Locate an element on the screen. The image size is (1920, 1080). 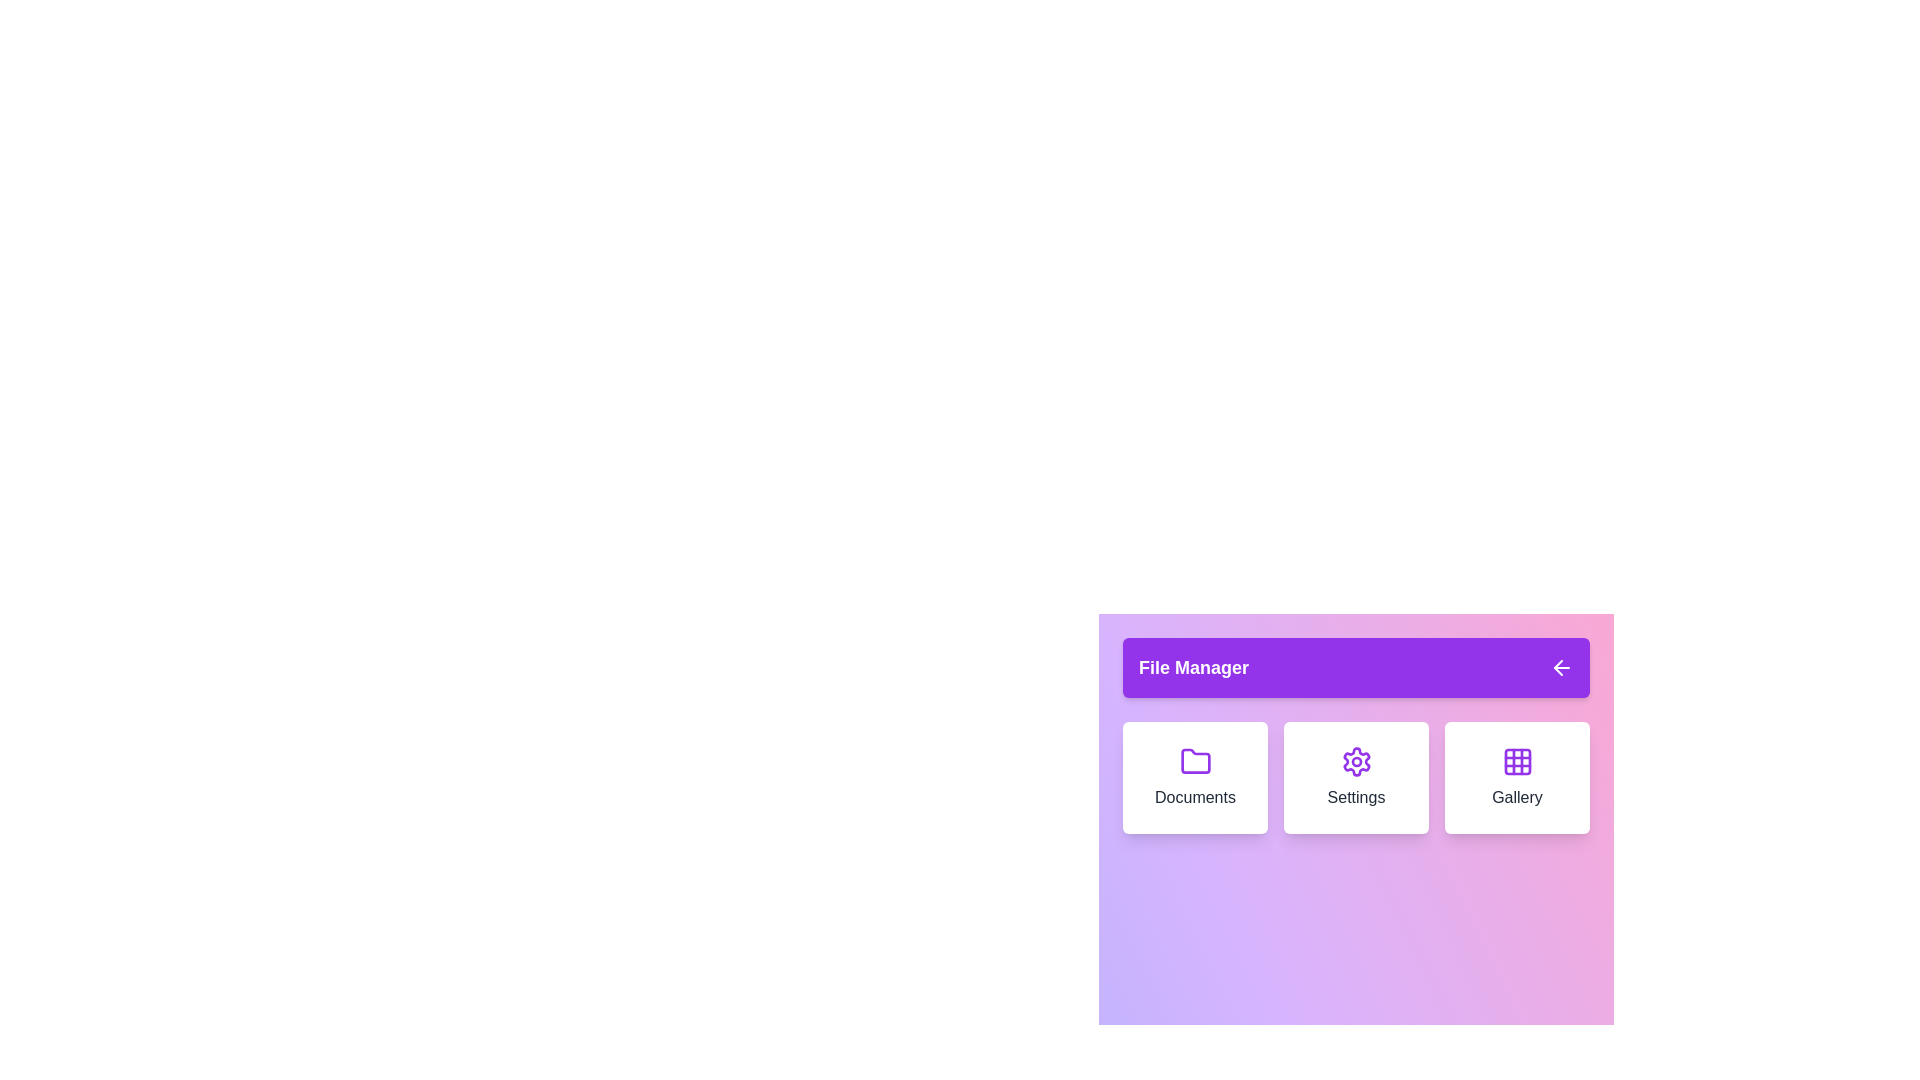
the 'Documents' item is located at coordinates (1195, 777).